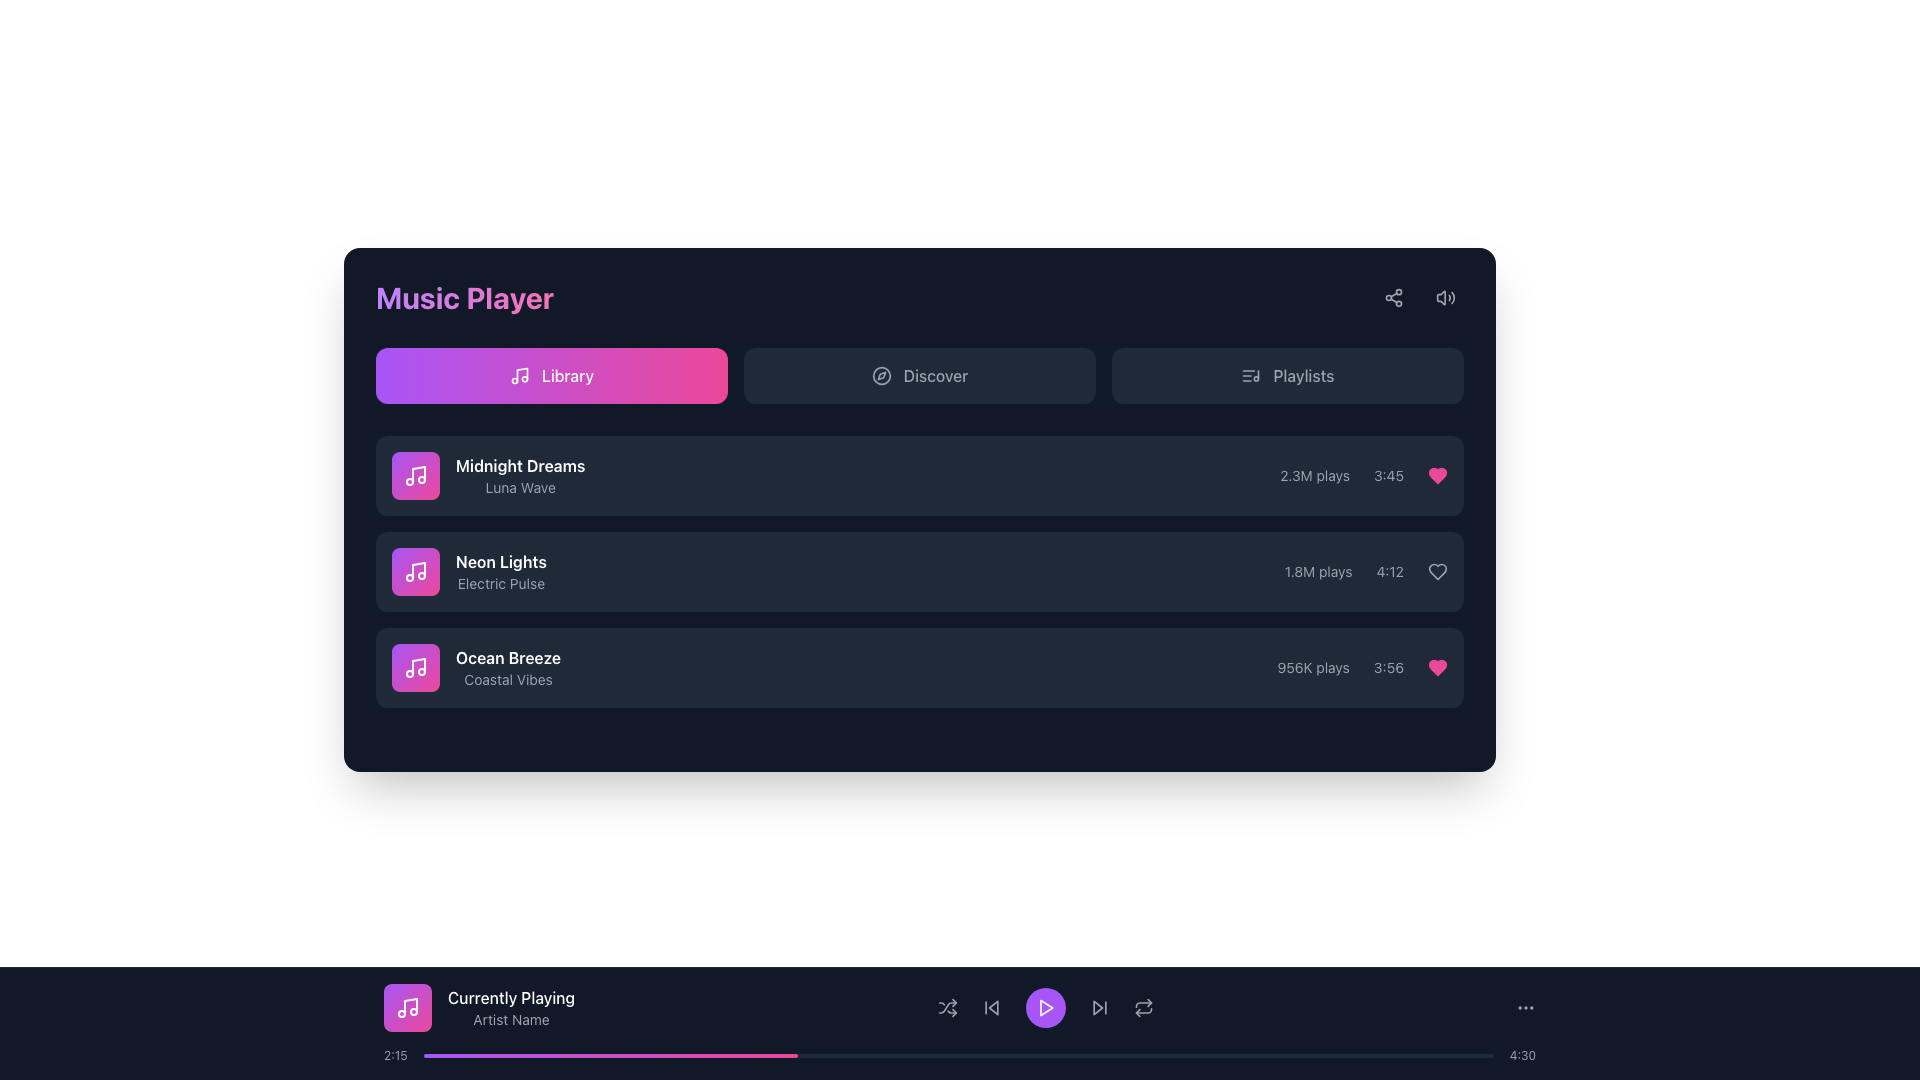 This screenshot has height=1080, width=1920. Describe the element at coordinates (407, 1007) in the screenshot. I see `the decorative music icon located in the lower player bar, left of the 'Currently Playing' text and track's artist name` at that location.